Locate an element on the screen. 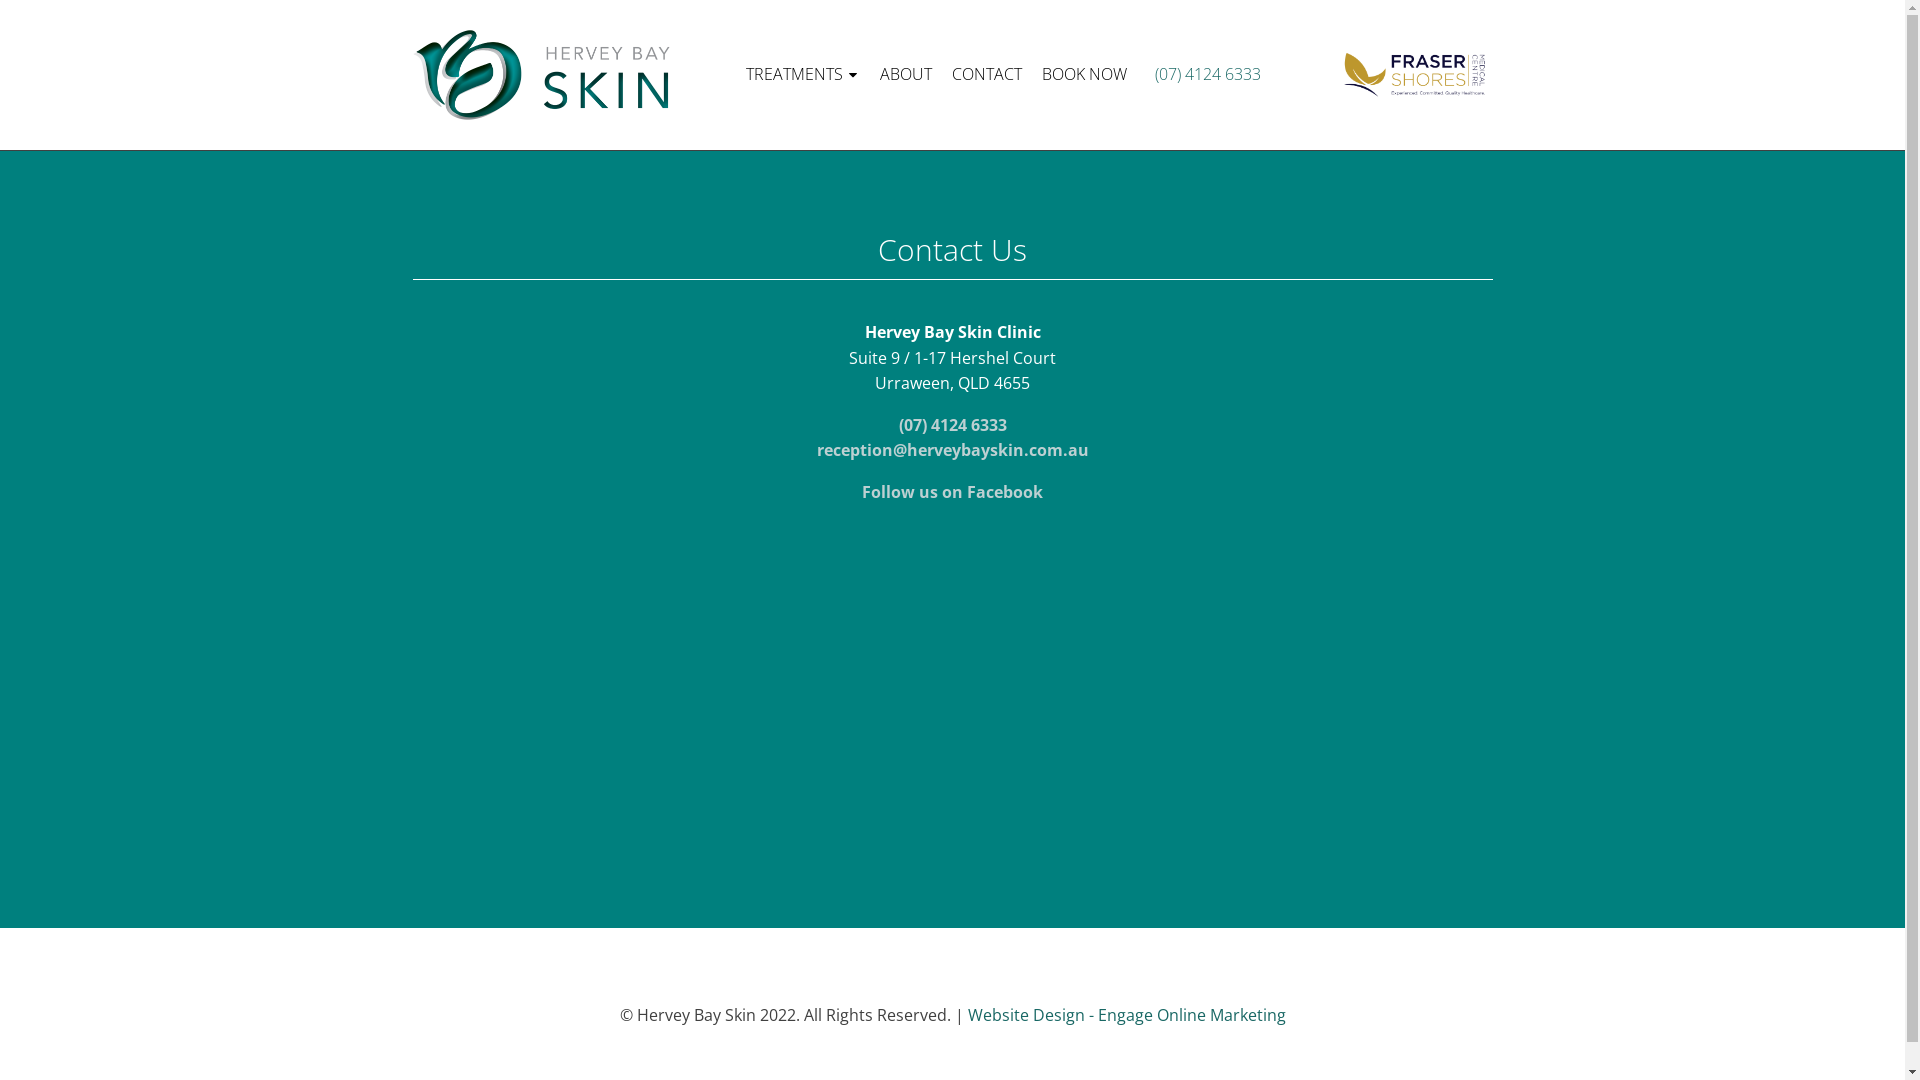  '(07) 4124 6333' is located at coordinates (950, 423).